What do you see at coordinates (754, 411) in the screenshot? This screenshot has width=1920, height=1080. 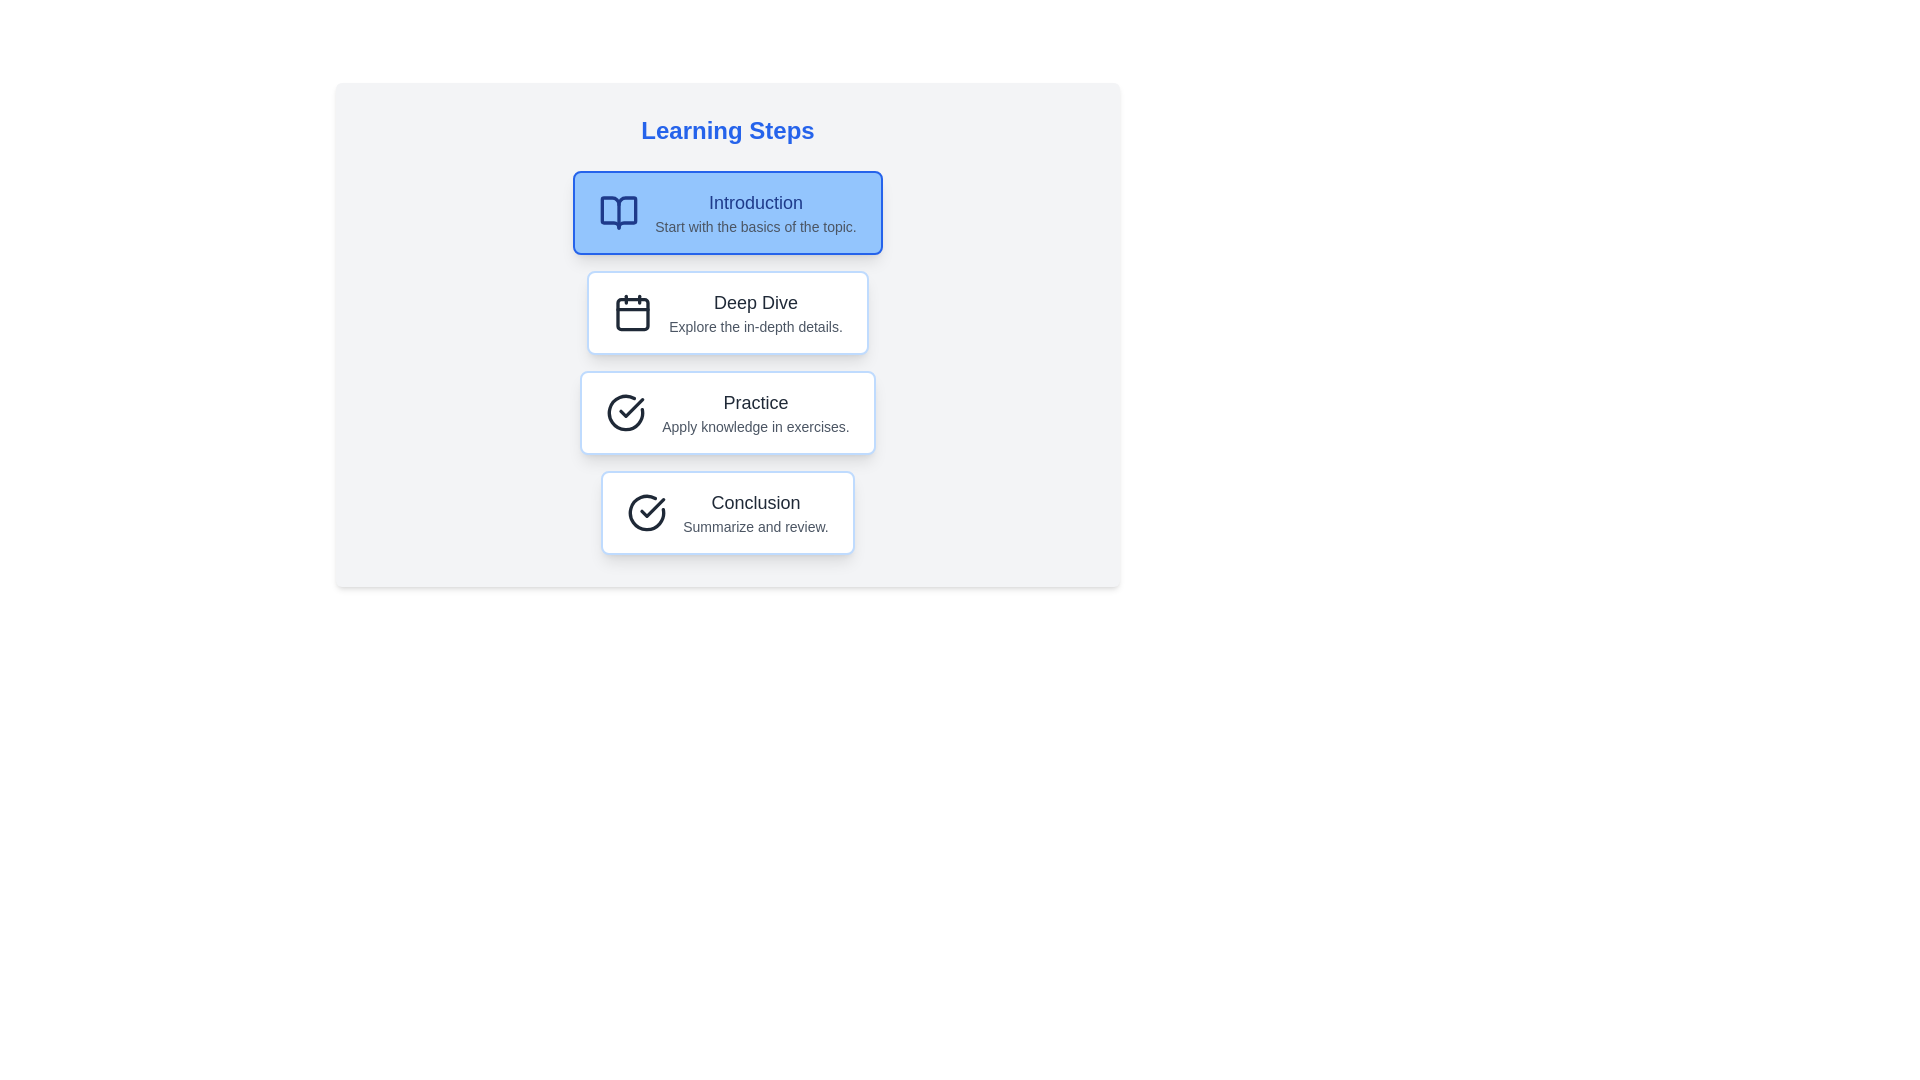 I see `the 'Practice' button, which features a bold title and a subtitle, located as the third item in a vertical list of interactive components` at bounding box center [754, 411].